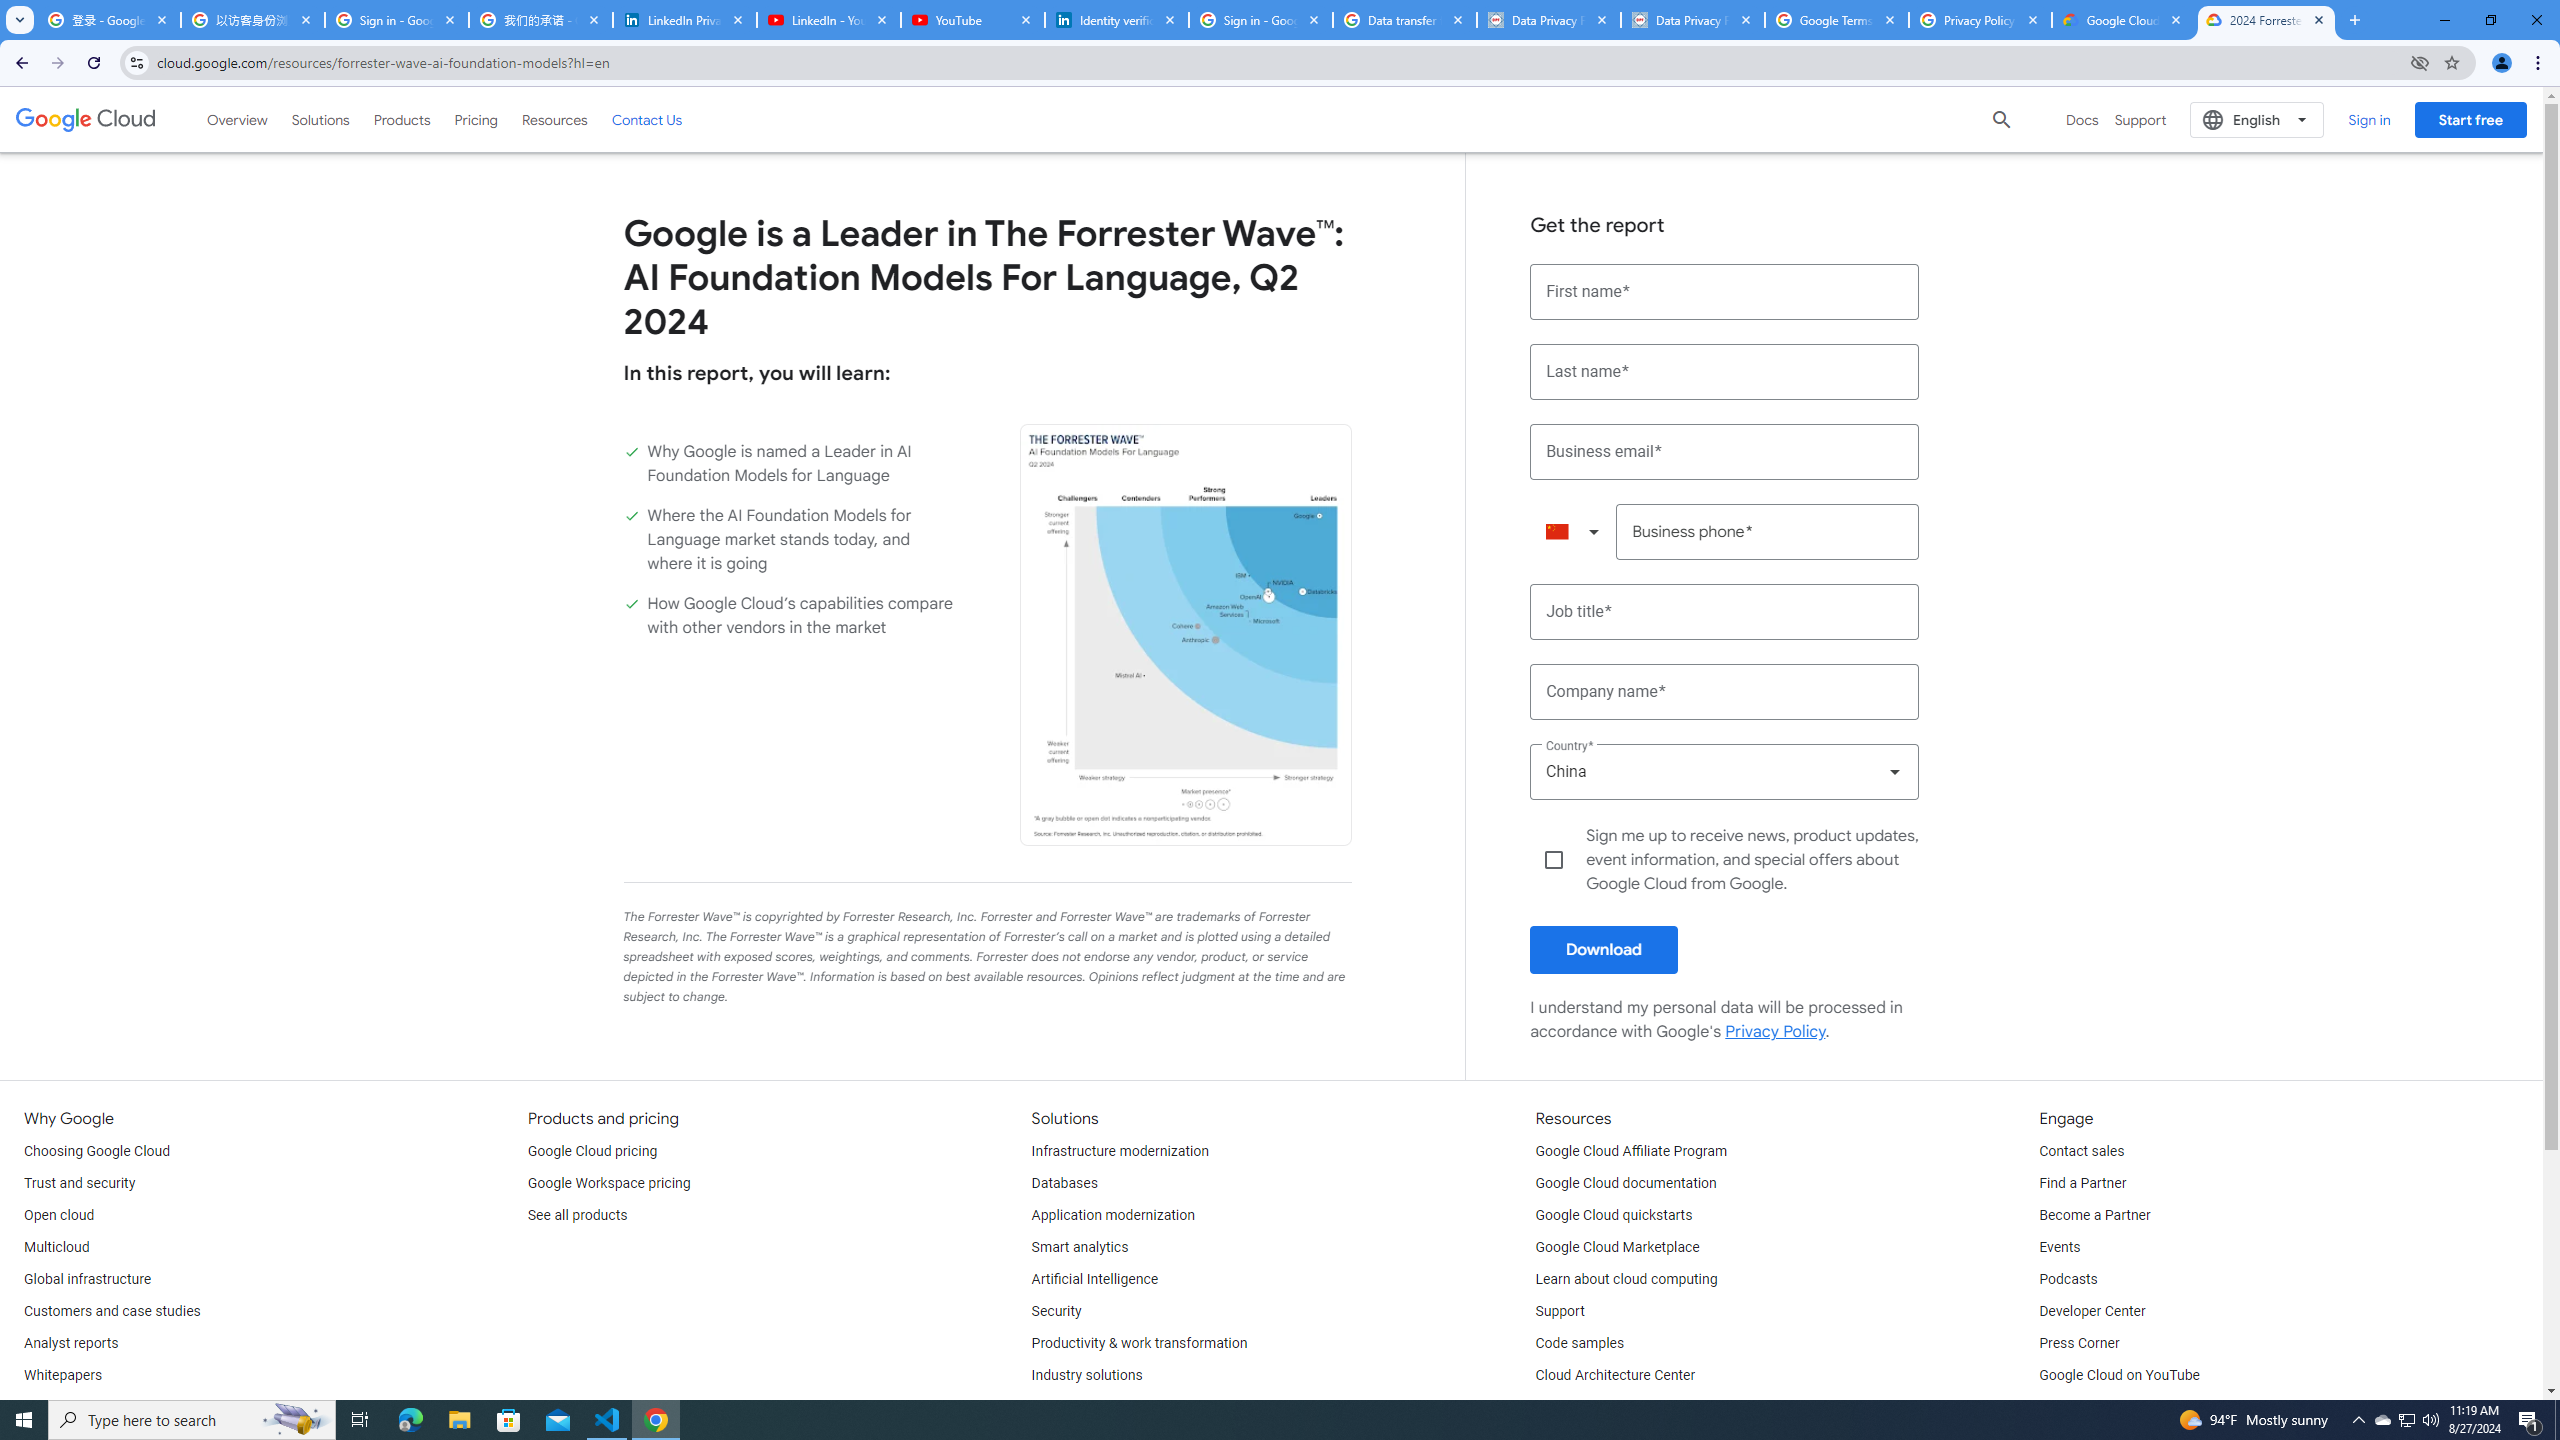 This screenshot has width=2560, height=1440. Describe the element at coordinates (2094, 1215) in the screenshot. I see `'Become a Partner'` at that location.